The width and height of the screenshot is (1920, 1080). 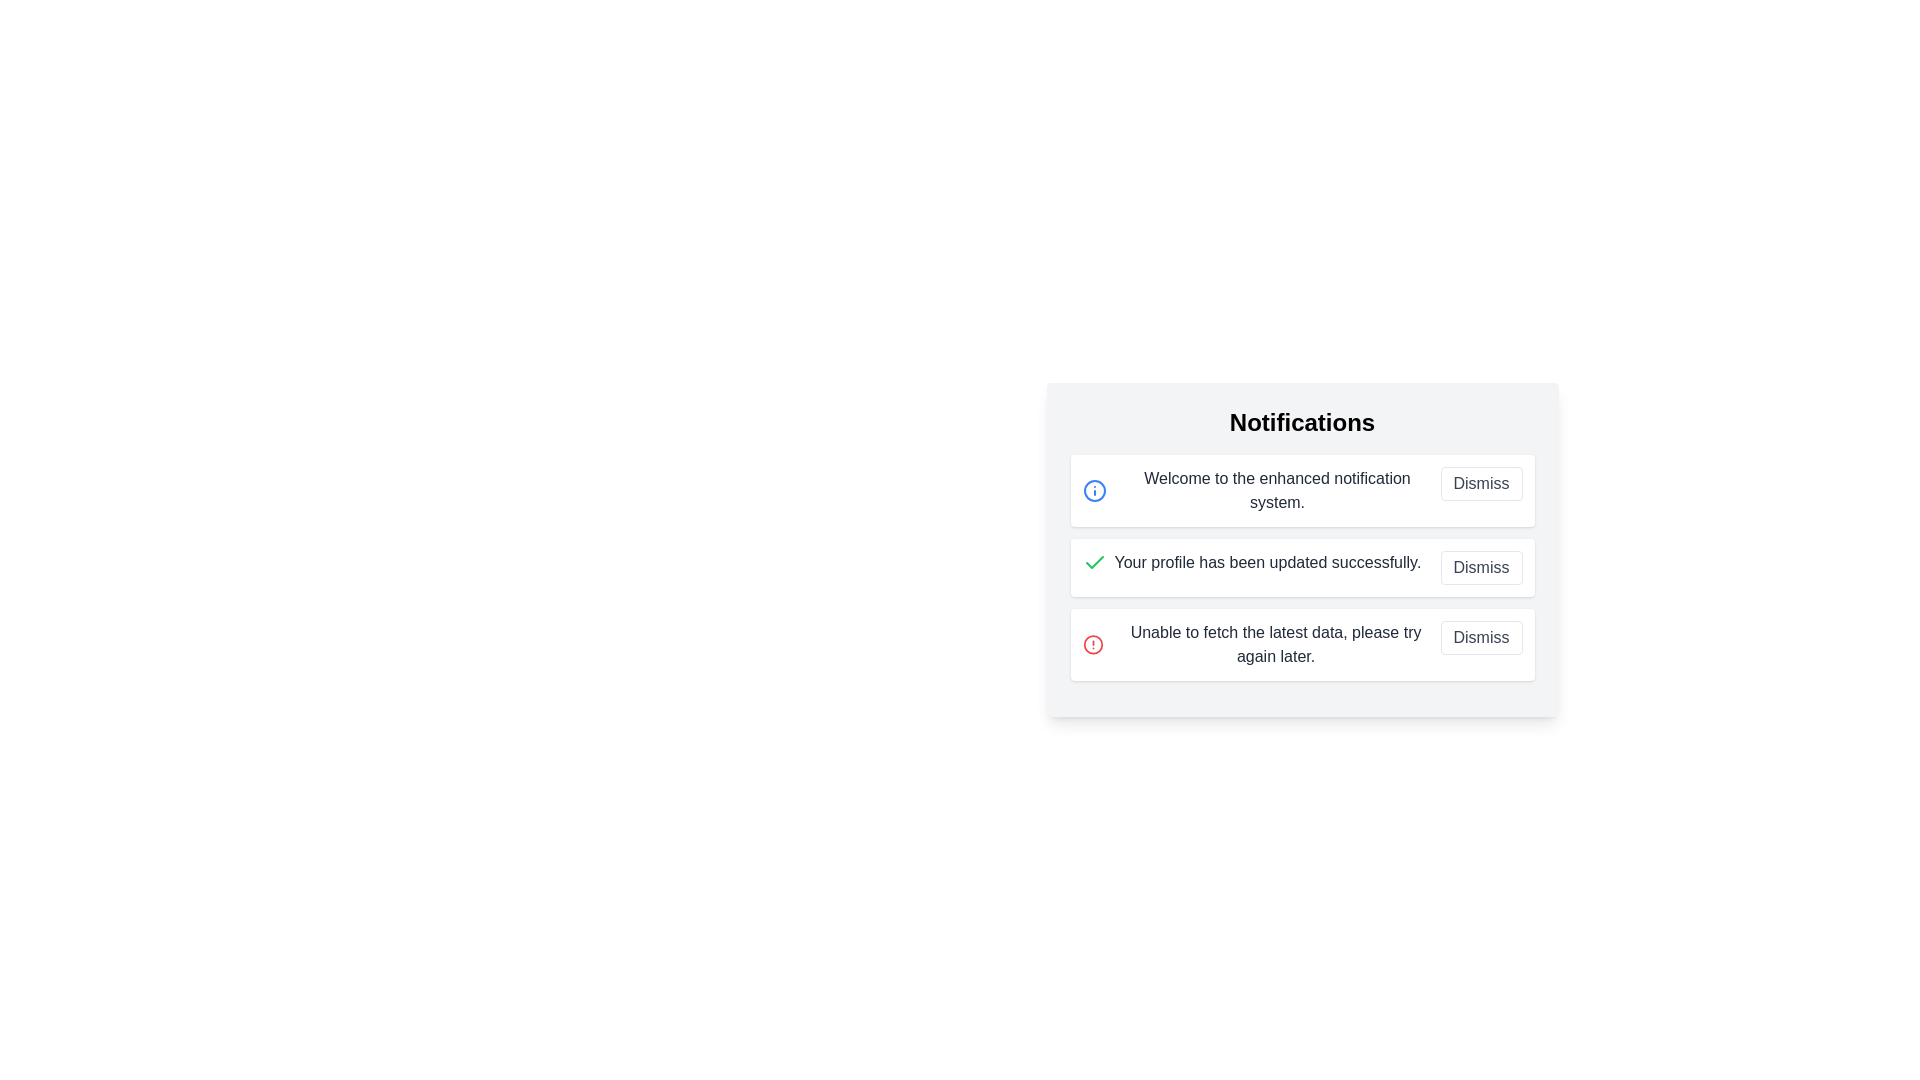 I want to click on the second notification message indicating that the user's profile has been successfully updated, so click(x=1251, y=563).